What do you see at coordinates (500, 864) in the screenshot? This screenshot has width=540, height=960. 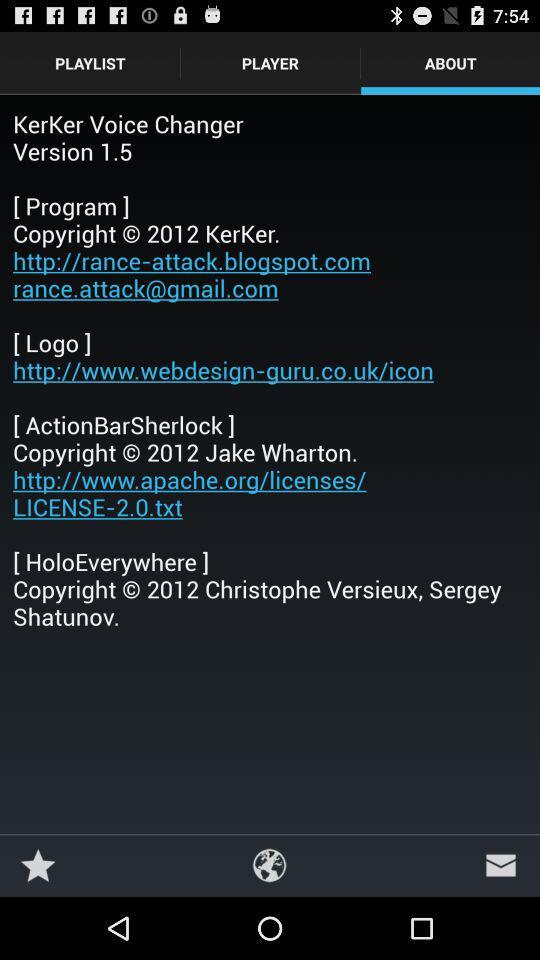 I see `icon below kerker voice changer icon` at bounding box center [500, 864].